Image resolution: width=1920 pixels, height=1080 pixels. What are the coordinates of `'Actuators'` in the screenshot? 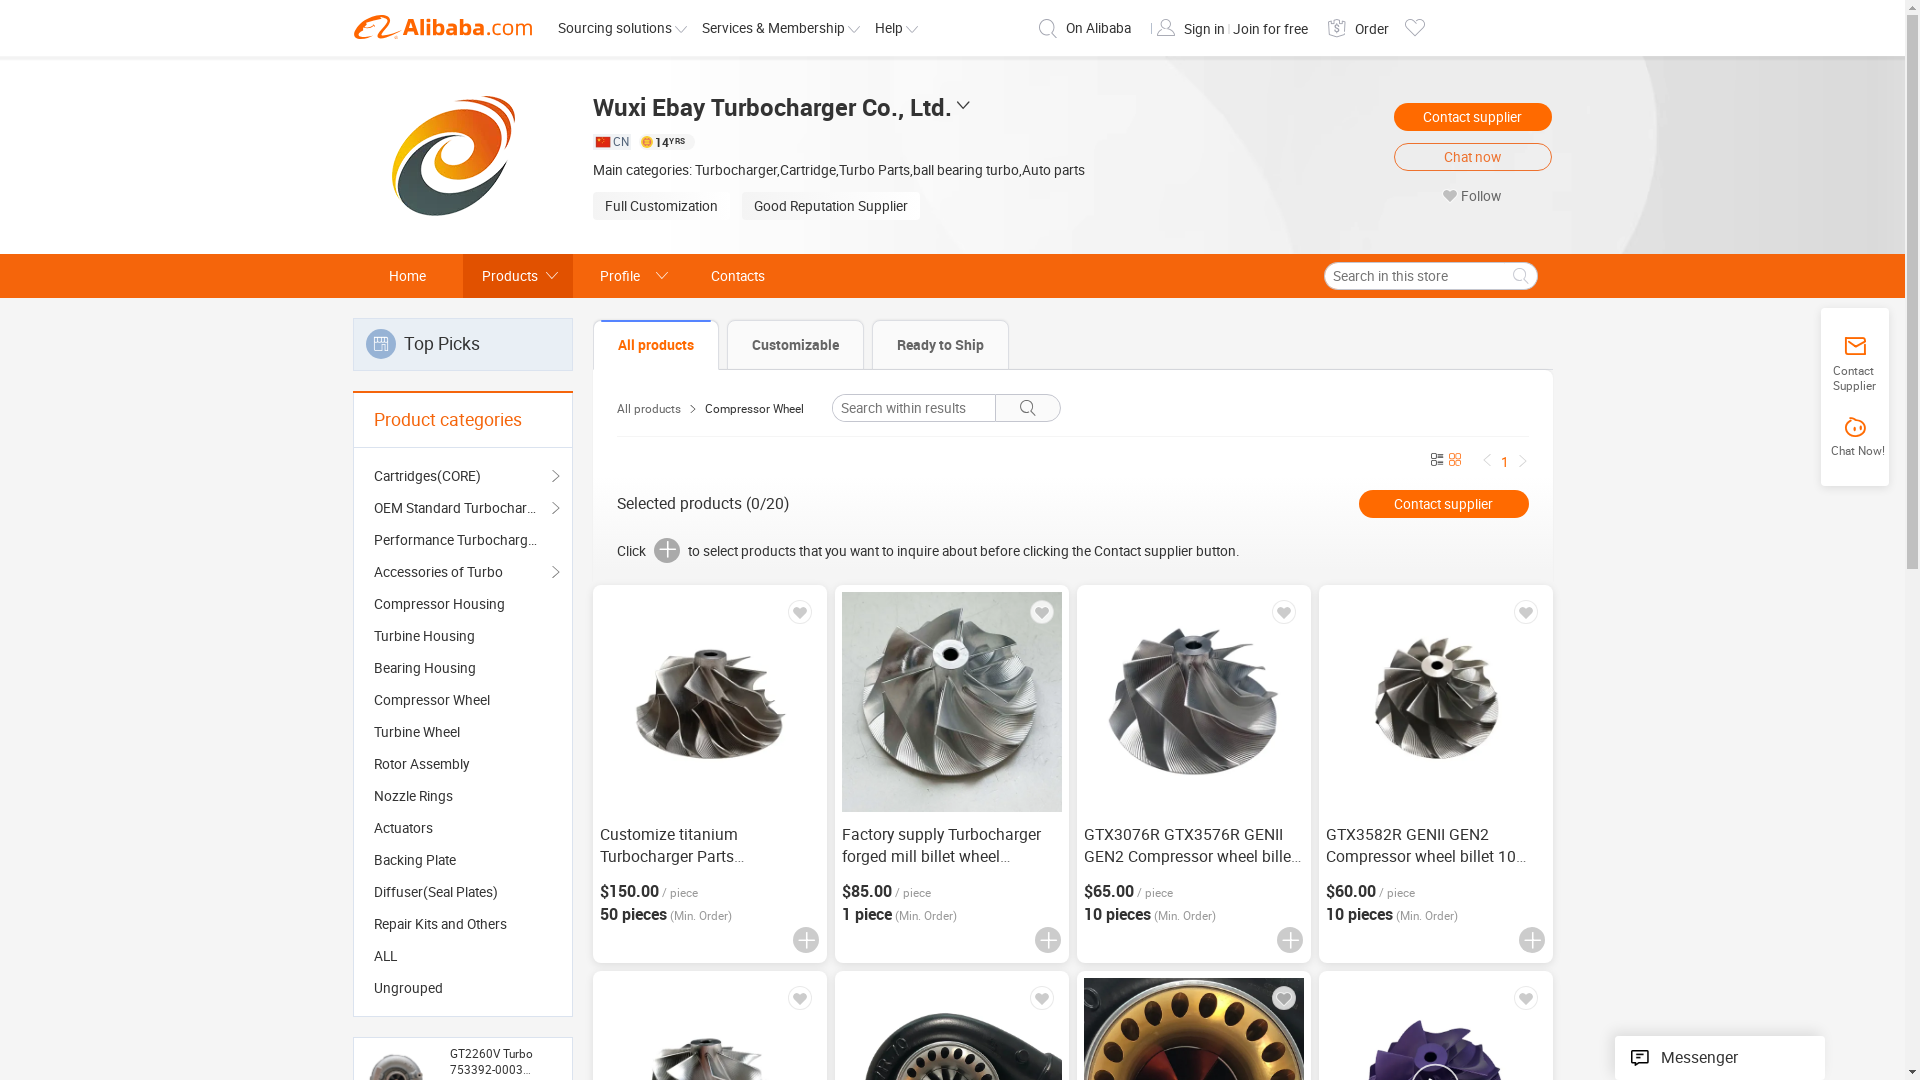 It's located at (374, 828).